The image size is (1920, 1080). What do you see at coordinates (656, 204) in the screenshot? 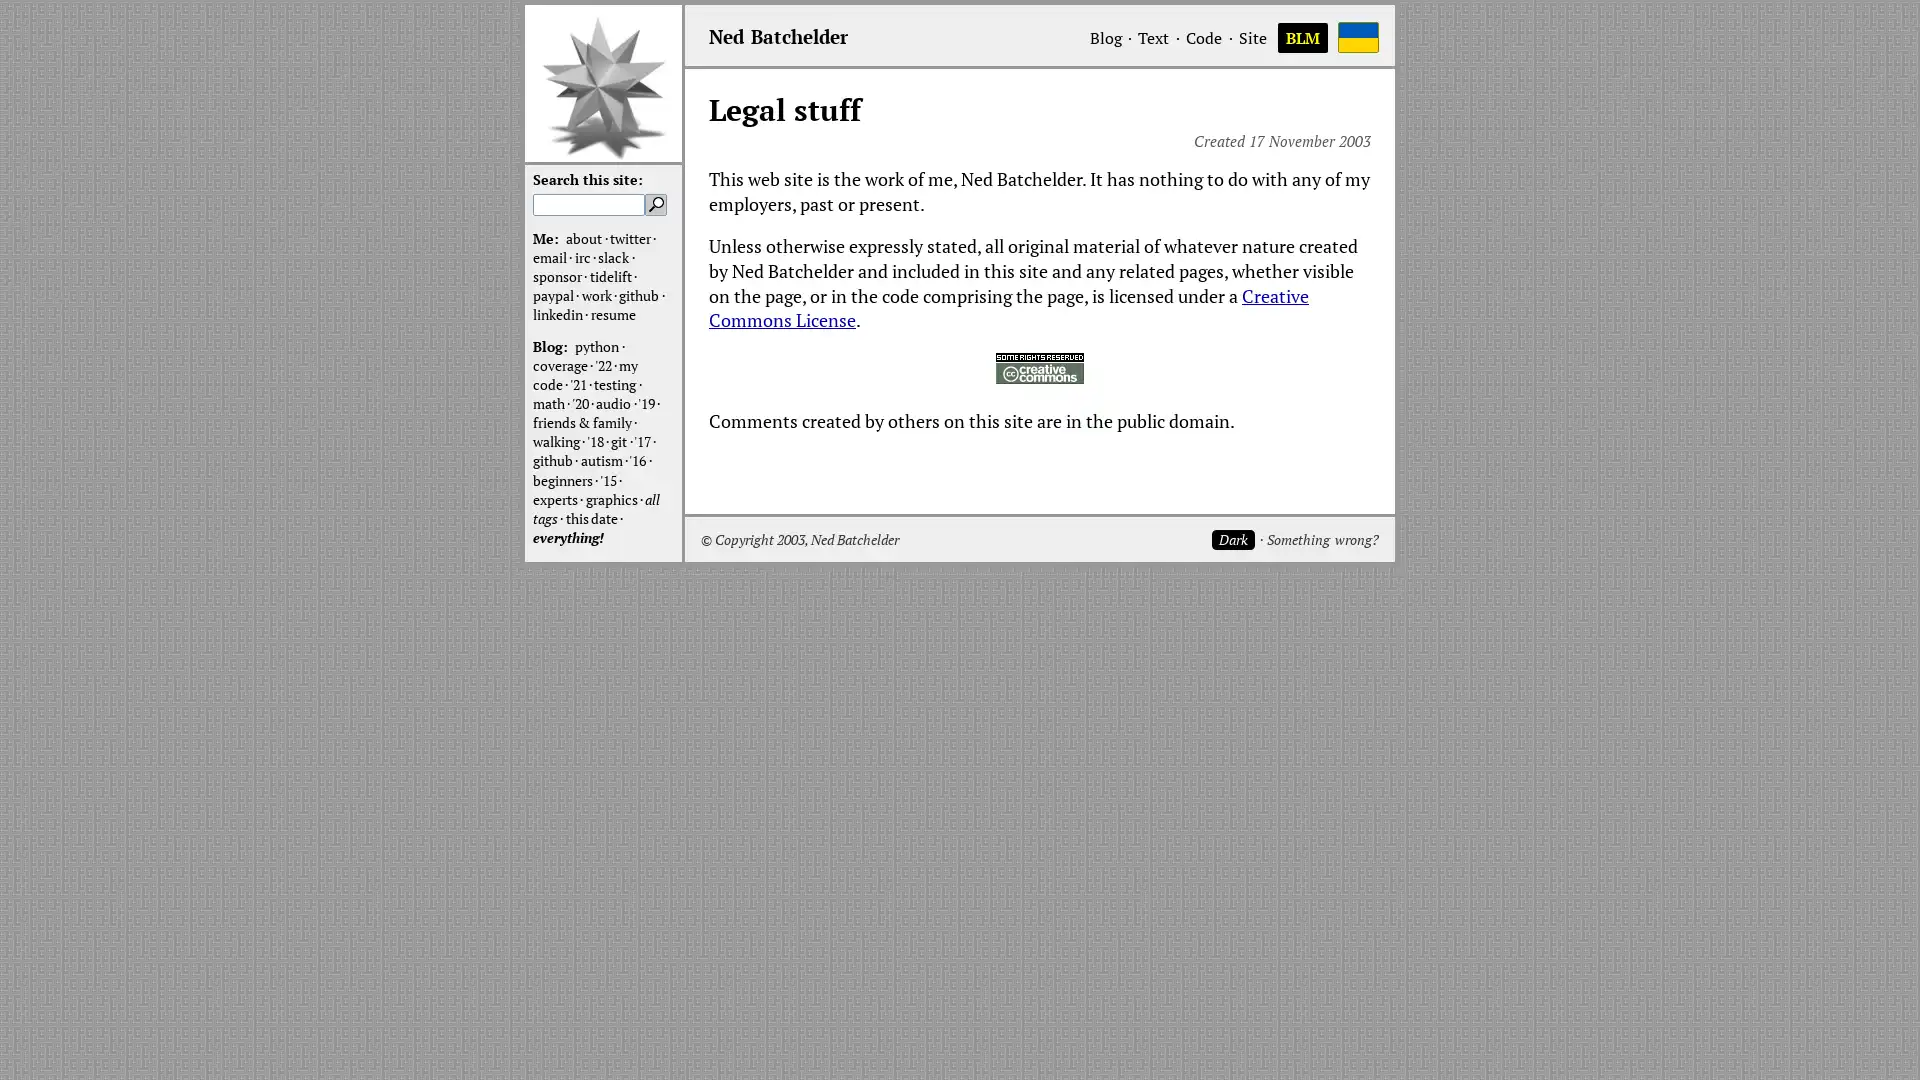
I see `Search` at bounding box center [656, 204].